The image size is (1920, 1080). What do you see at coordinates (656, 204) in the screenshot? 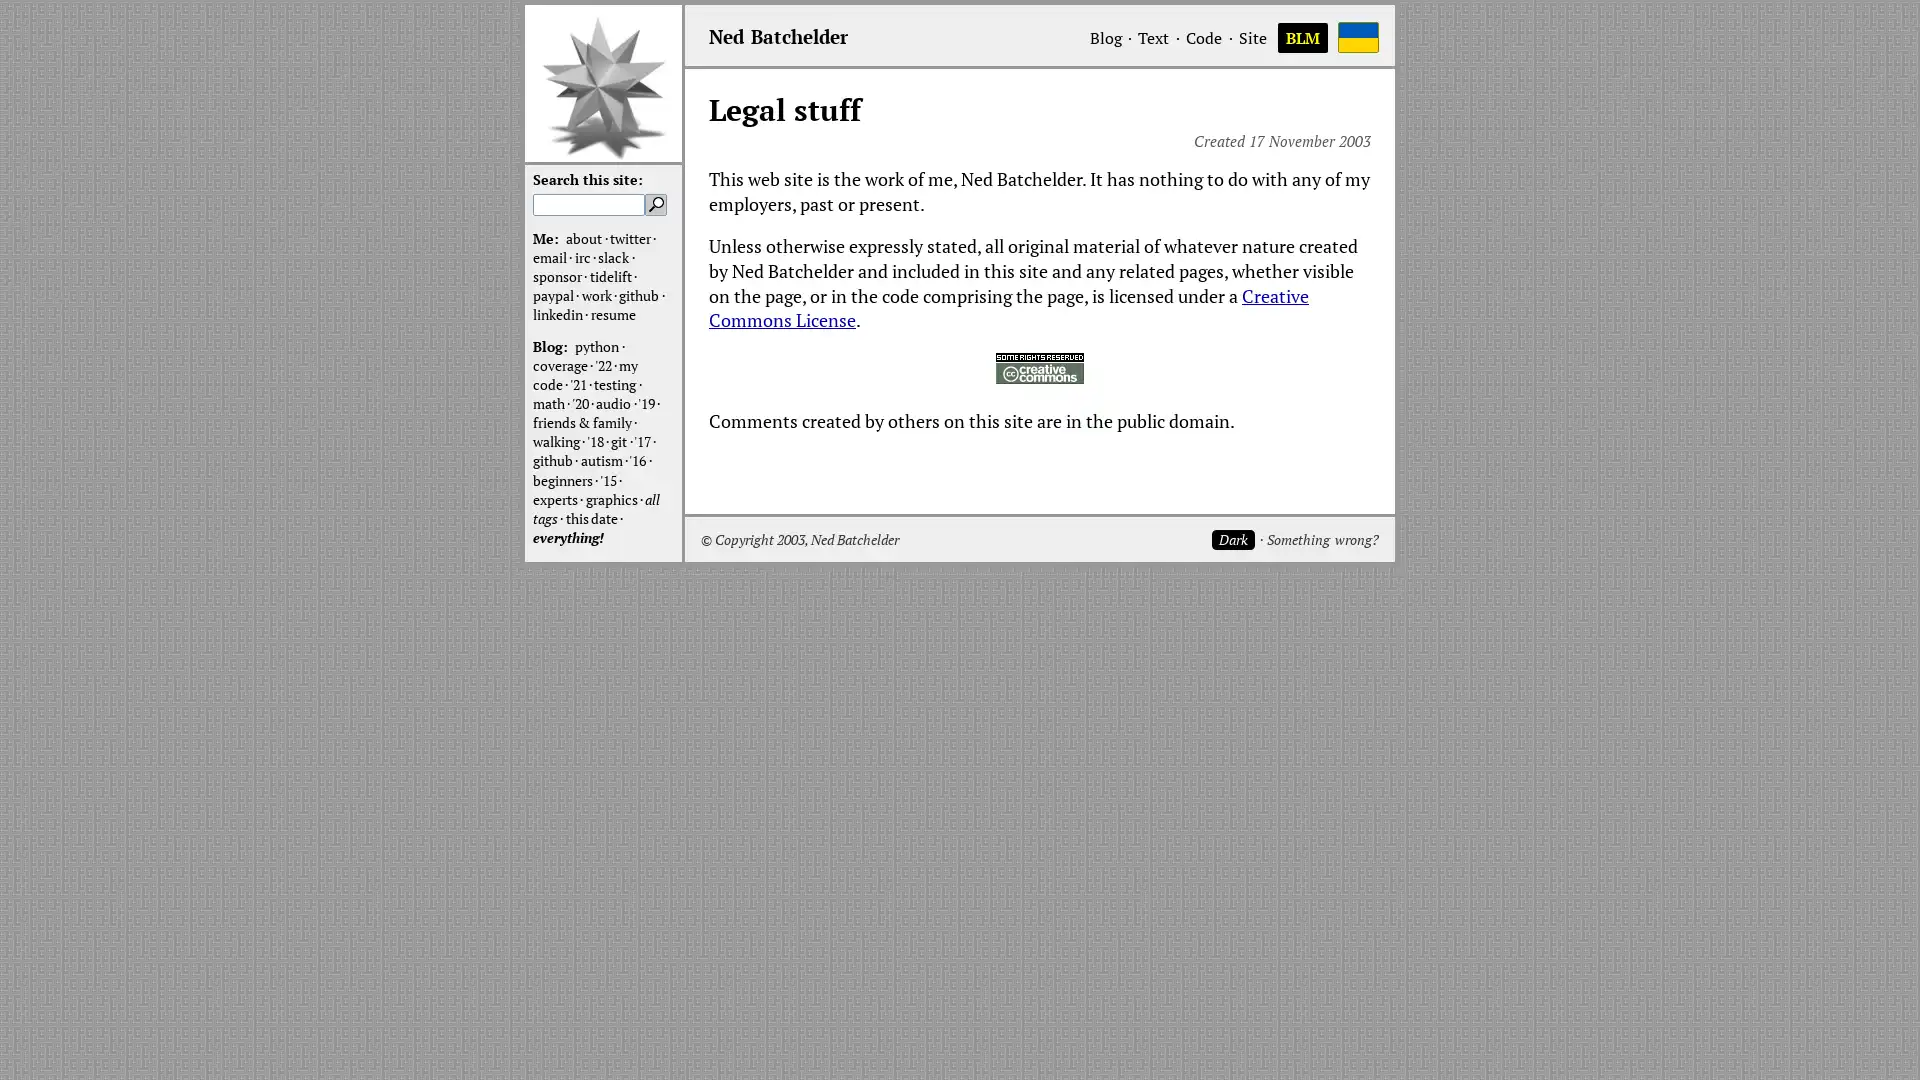
I see `Search` at bounding box center [656, 204].